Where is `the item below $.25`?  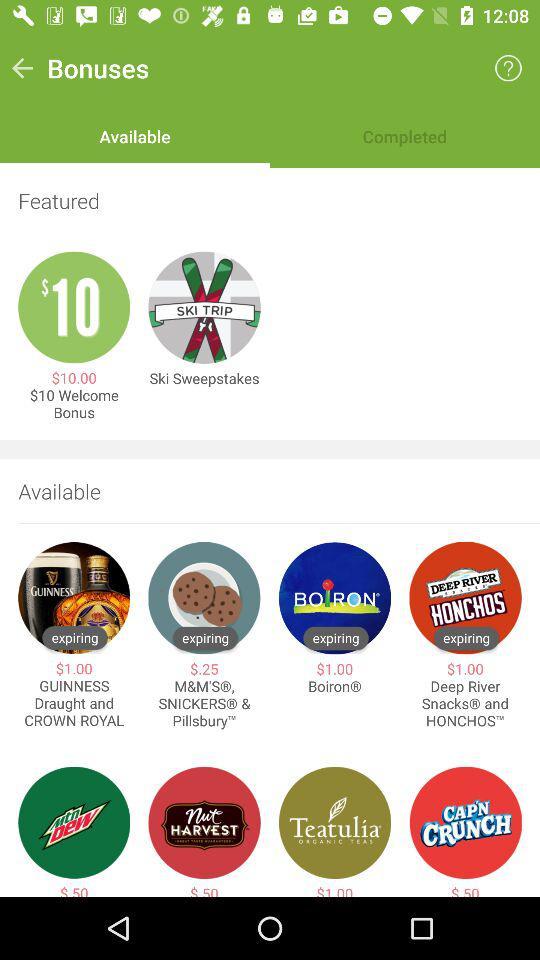 the item below $.25 is located at coordinates (203, 704).